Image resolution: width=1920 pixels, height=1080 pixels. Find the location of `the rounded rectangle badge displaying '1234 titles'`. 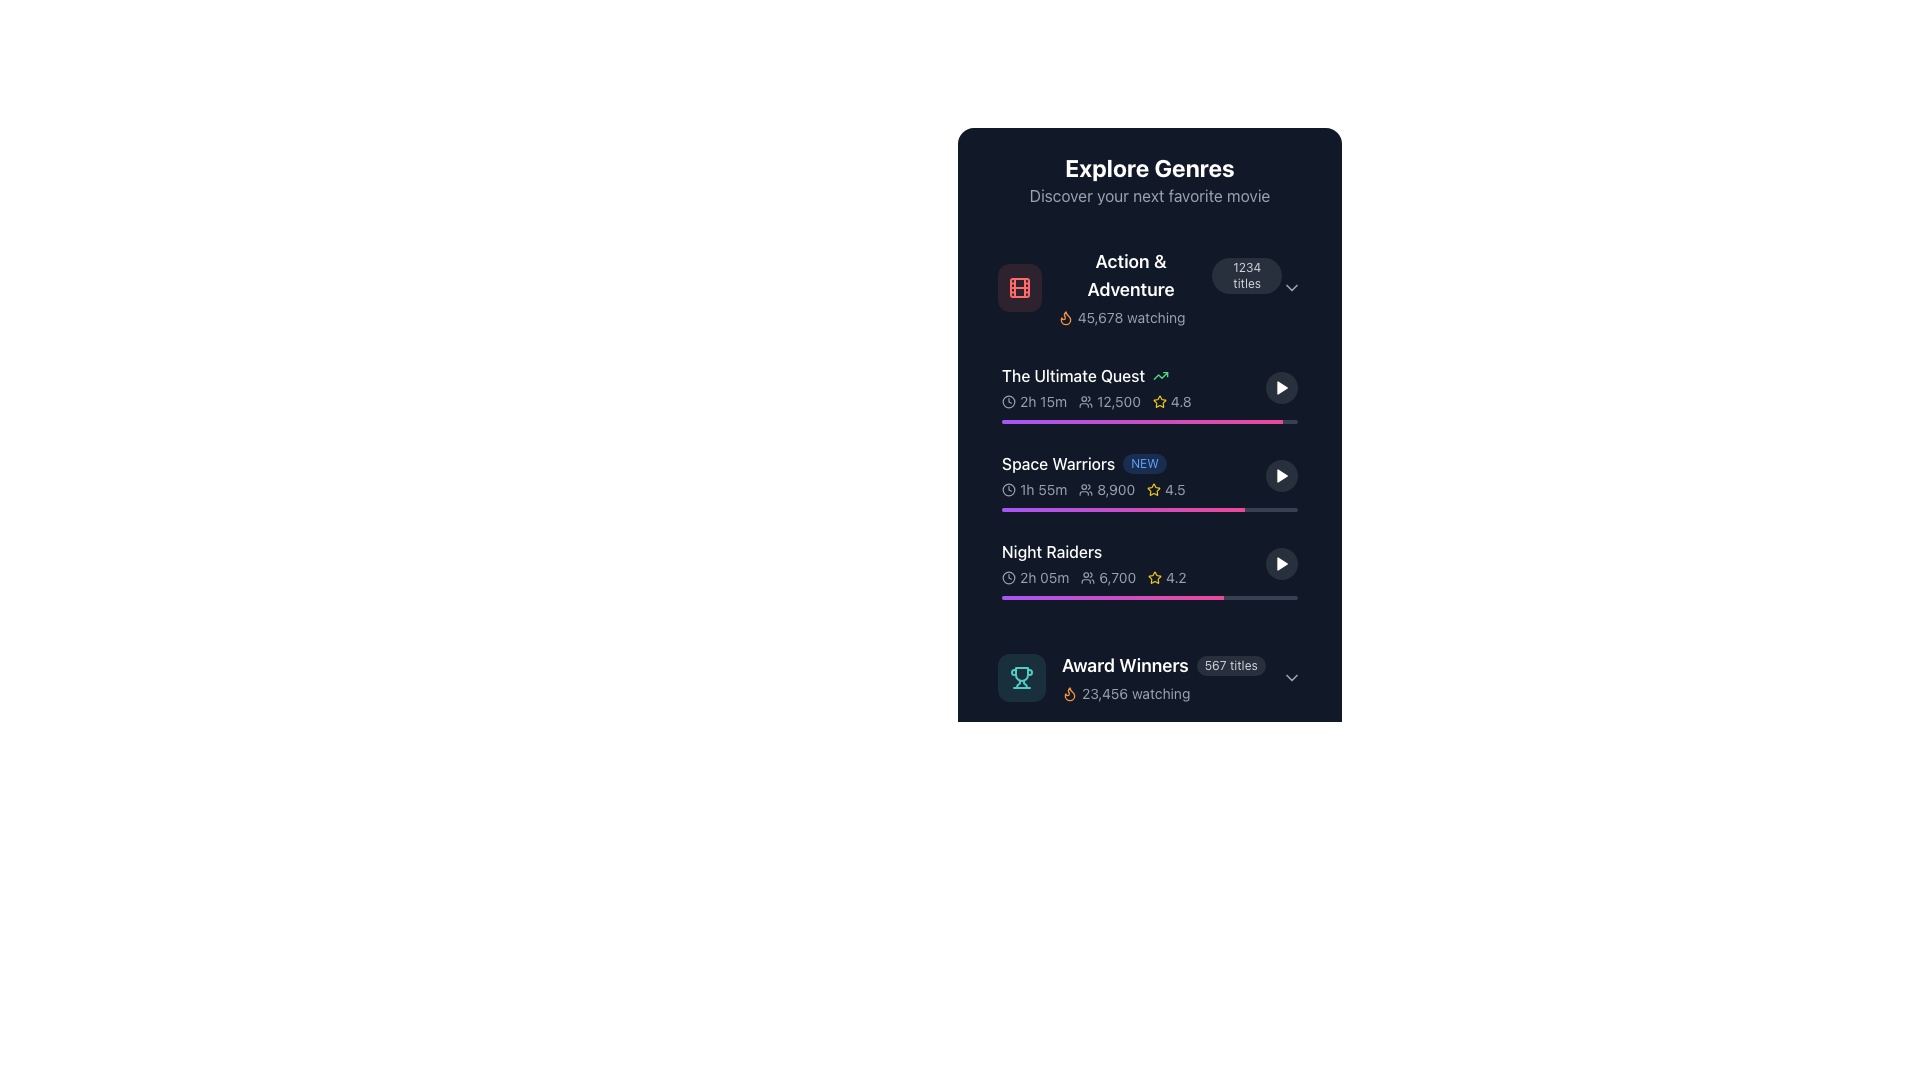

the rounded rectangle badge displaying '1234 titles' is located at coordinates (1246, 276).